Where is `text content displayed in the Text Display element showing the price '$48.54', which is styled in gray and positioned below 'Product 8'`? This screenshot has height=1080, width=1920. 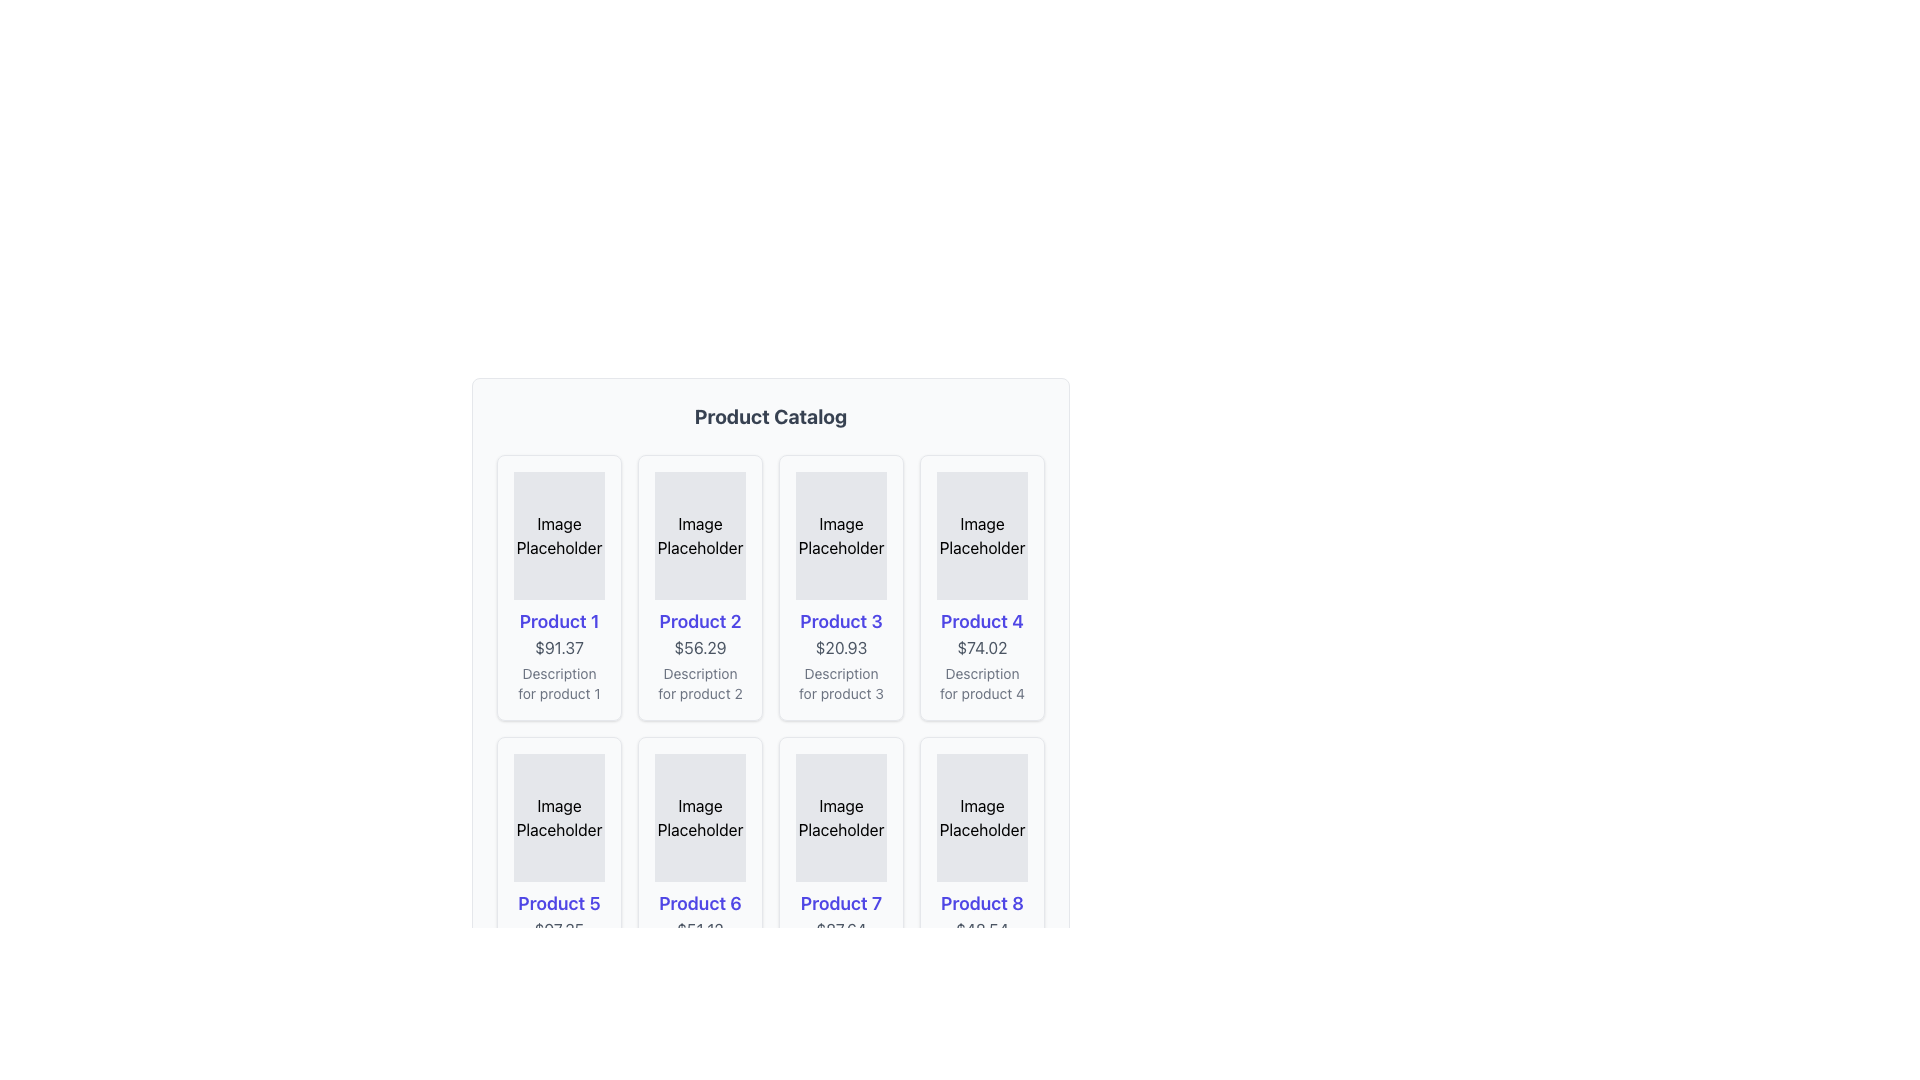 text content displayed in the Text Display element showing the price '$48.54', which is styled in gray and positioned below 'Product 8' is located at coordinates (982, 929).